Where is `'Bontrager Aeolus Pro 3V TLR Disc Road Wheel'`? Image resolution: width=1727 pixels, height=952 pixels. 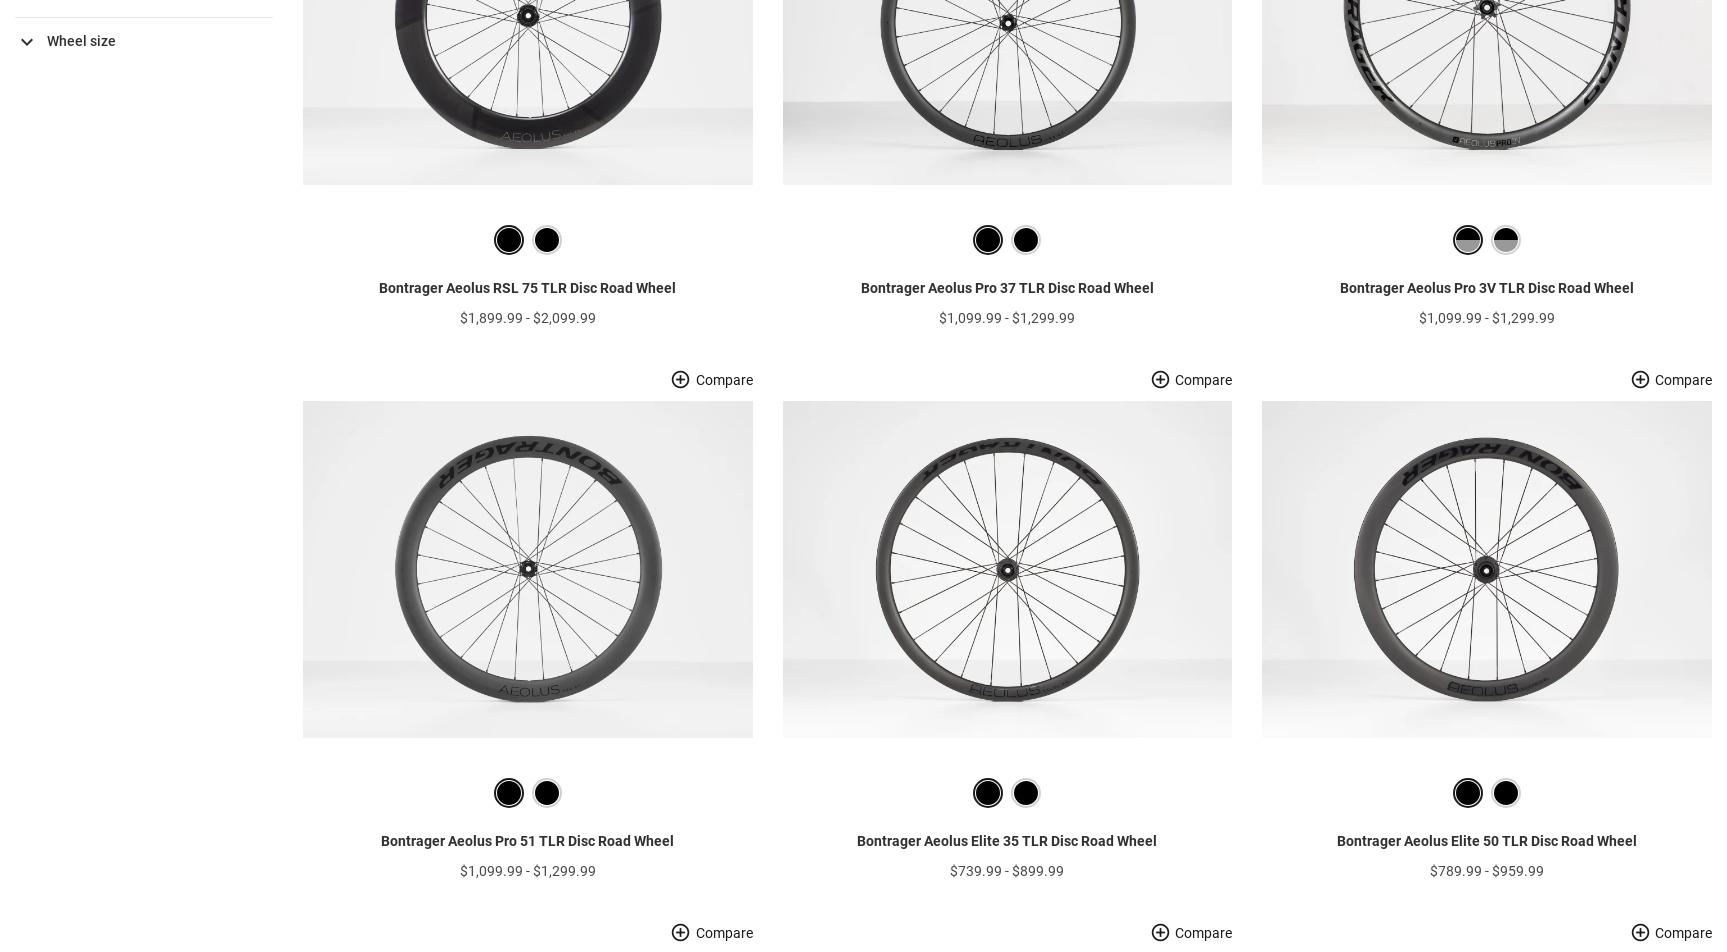 'Bontrager Aeolus Pro 3V TLR Disc Road Wheel' is located at coordinates (1485, 319).